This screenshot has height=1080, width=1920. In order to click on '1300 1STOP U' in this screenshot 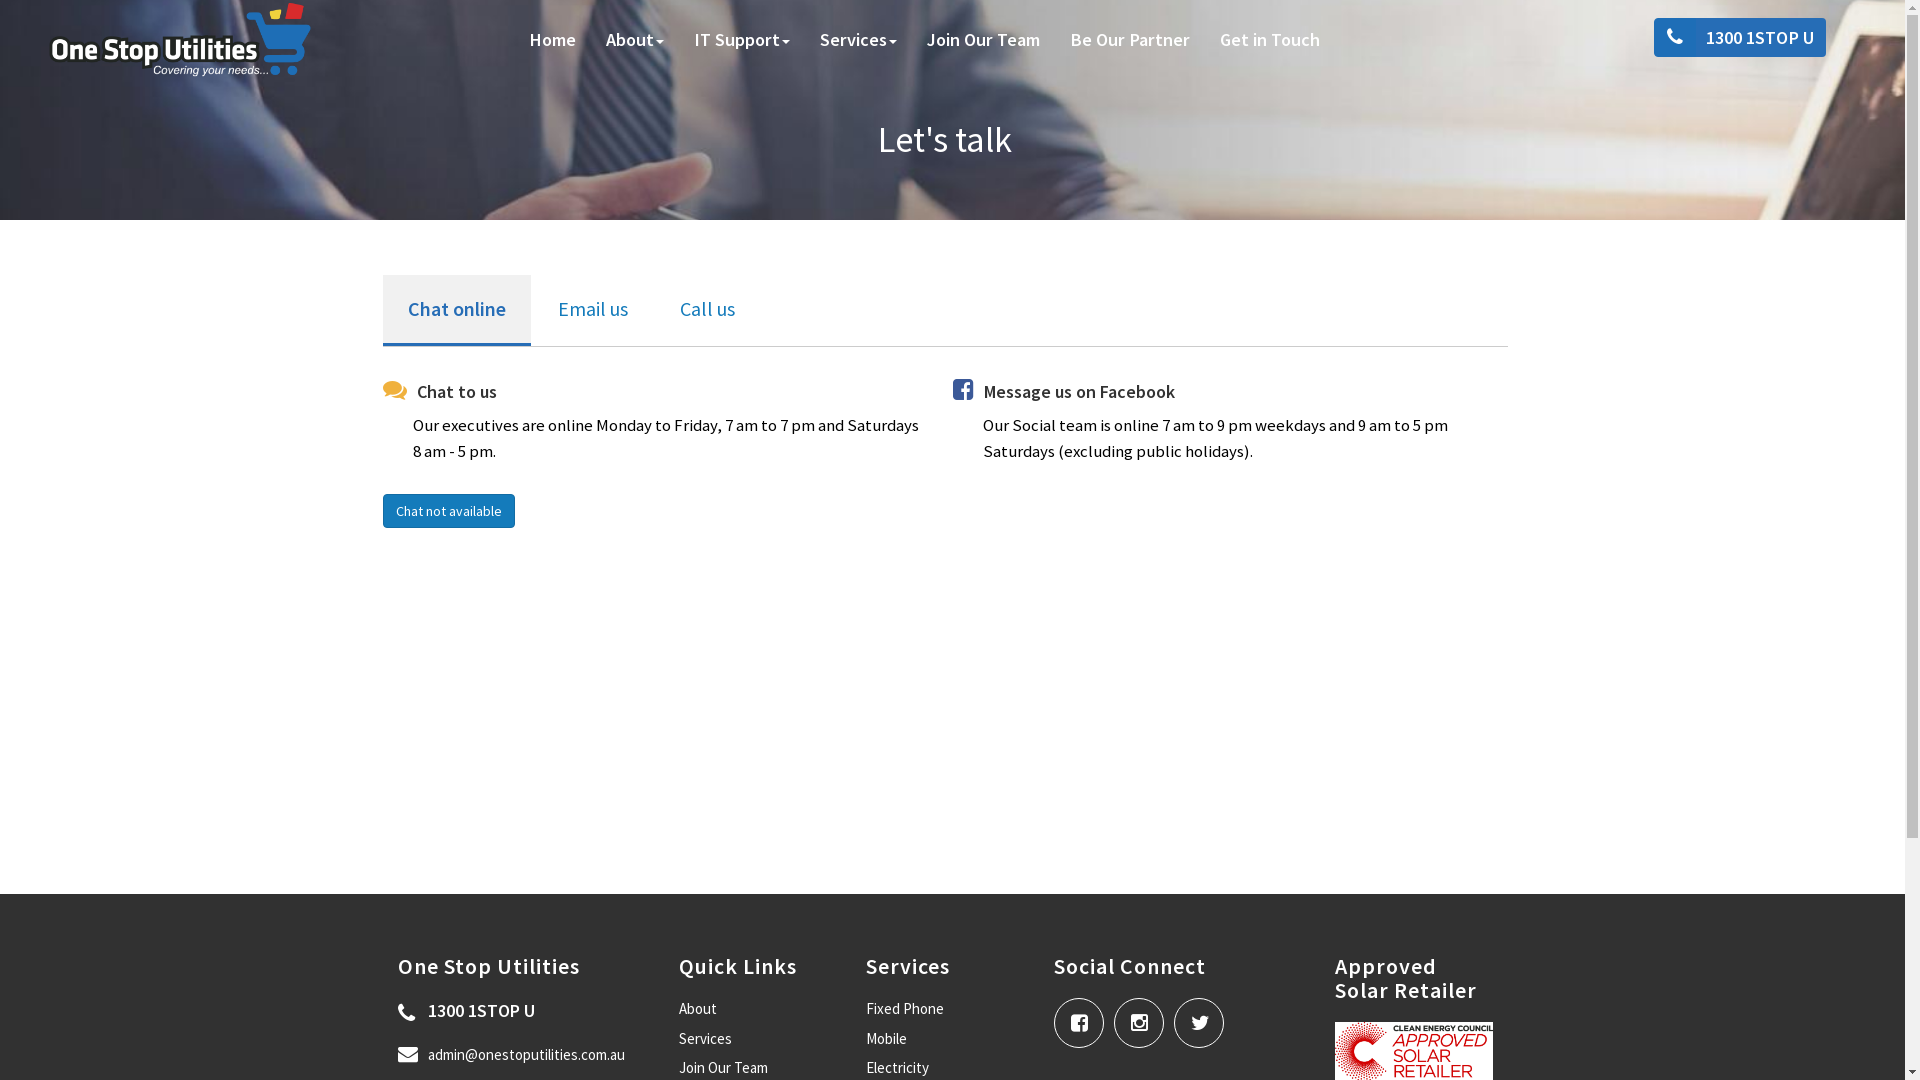, I will do `click(1744, 37)`.